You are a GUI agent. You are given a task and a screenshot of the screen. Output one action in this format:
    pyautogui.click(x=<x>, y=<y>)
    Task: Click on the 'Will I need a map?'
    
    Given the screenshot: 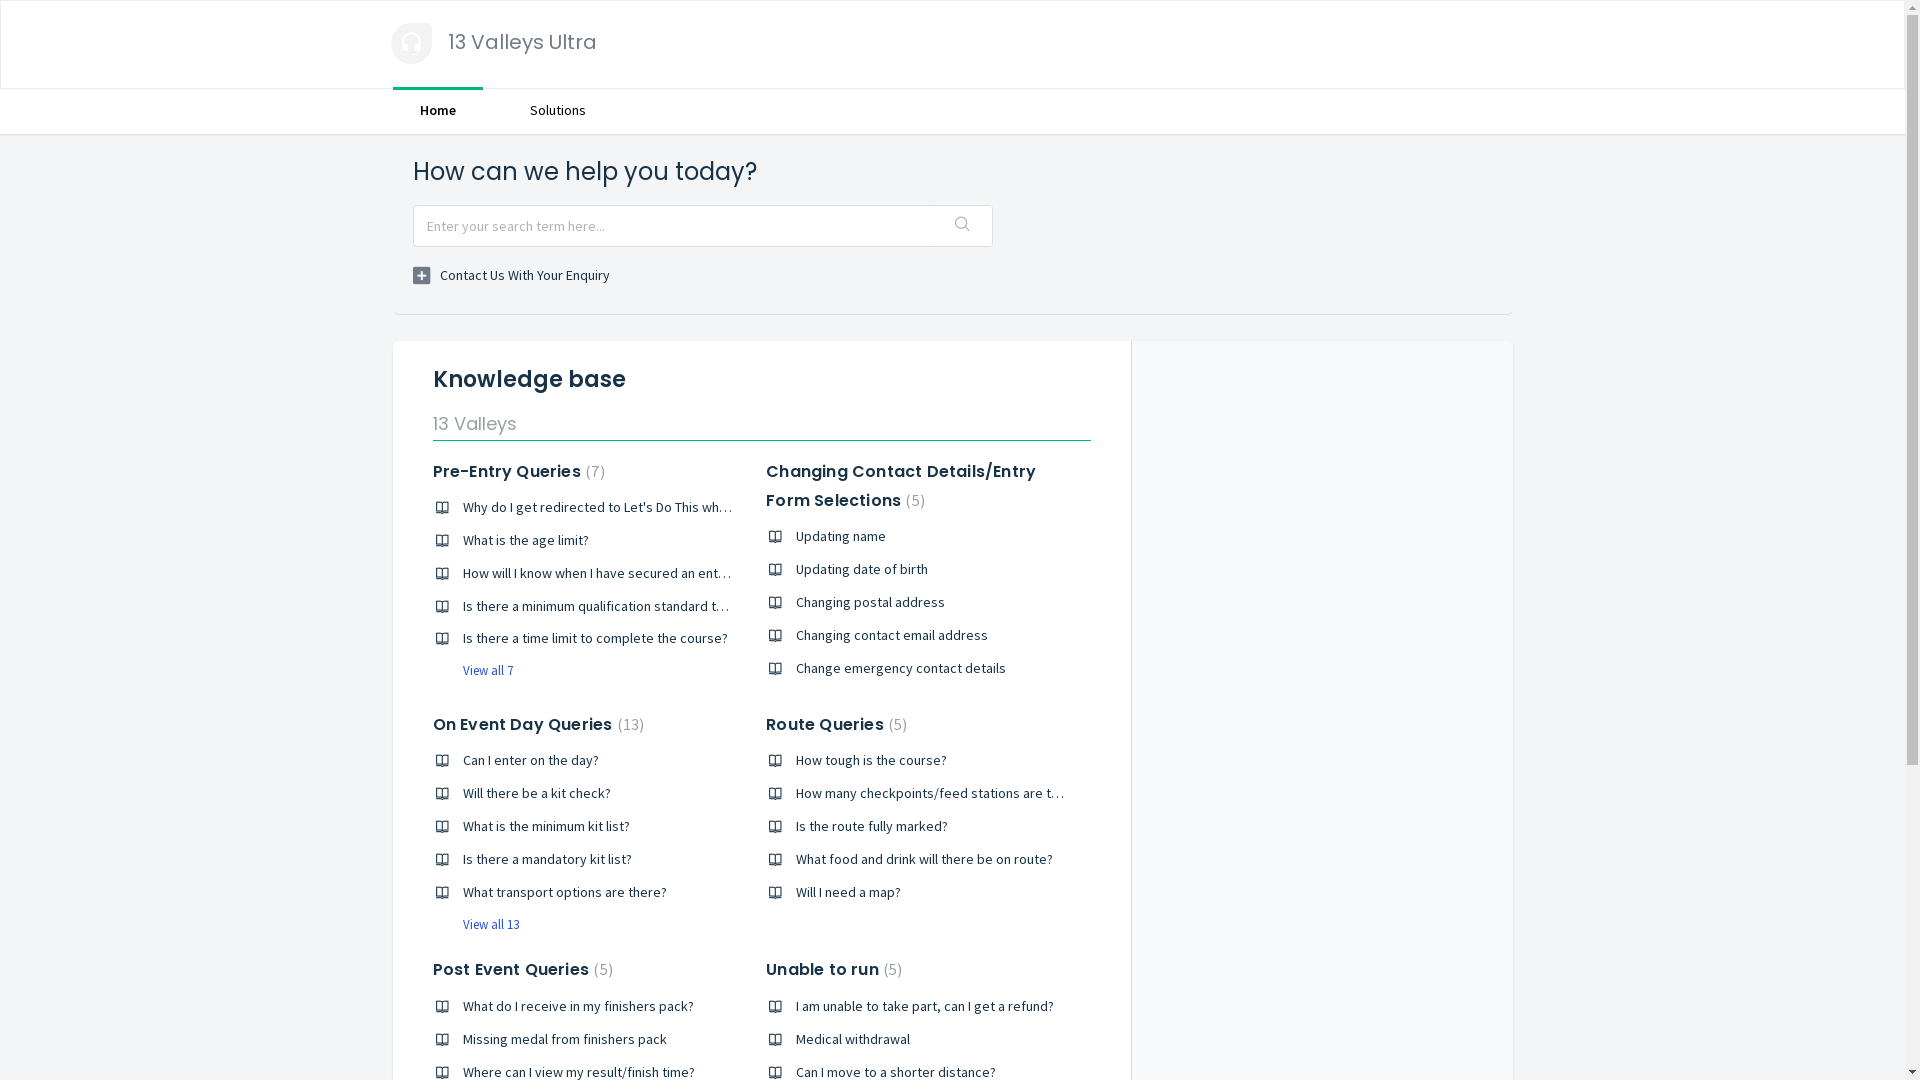 What is the action you would take?
    pyautogui.click(x=848, y=890)
    